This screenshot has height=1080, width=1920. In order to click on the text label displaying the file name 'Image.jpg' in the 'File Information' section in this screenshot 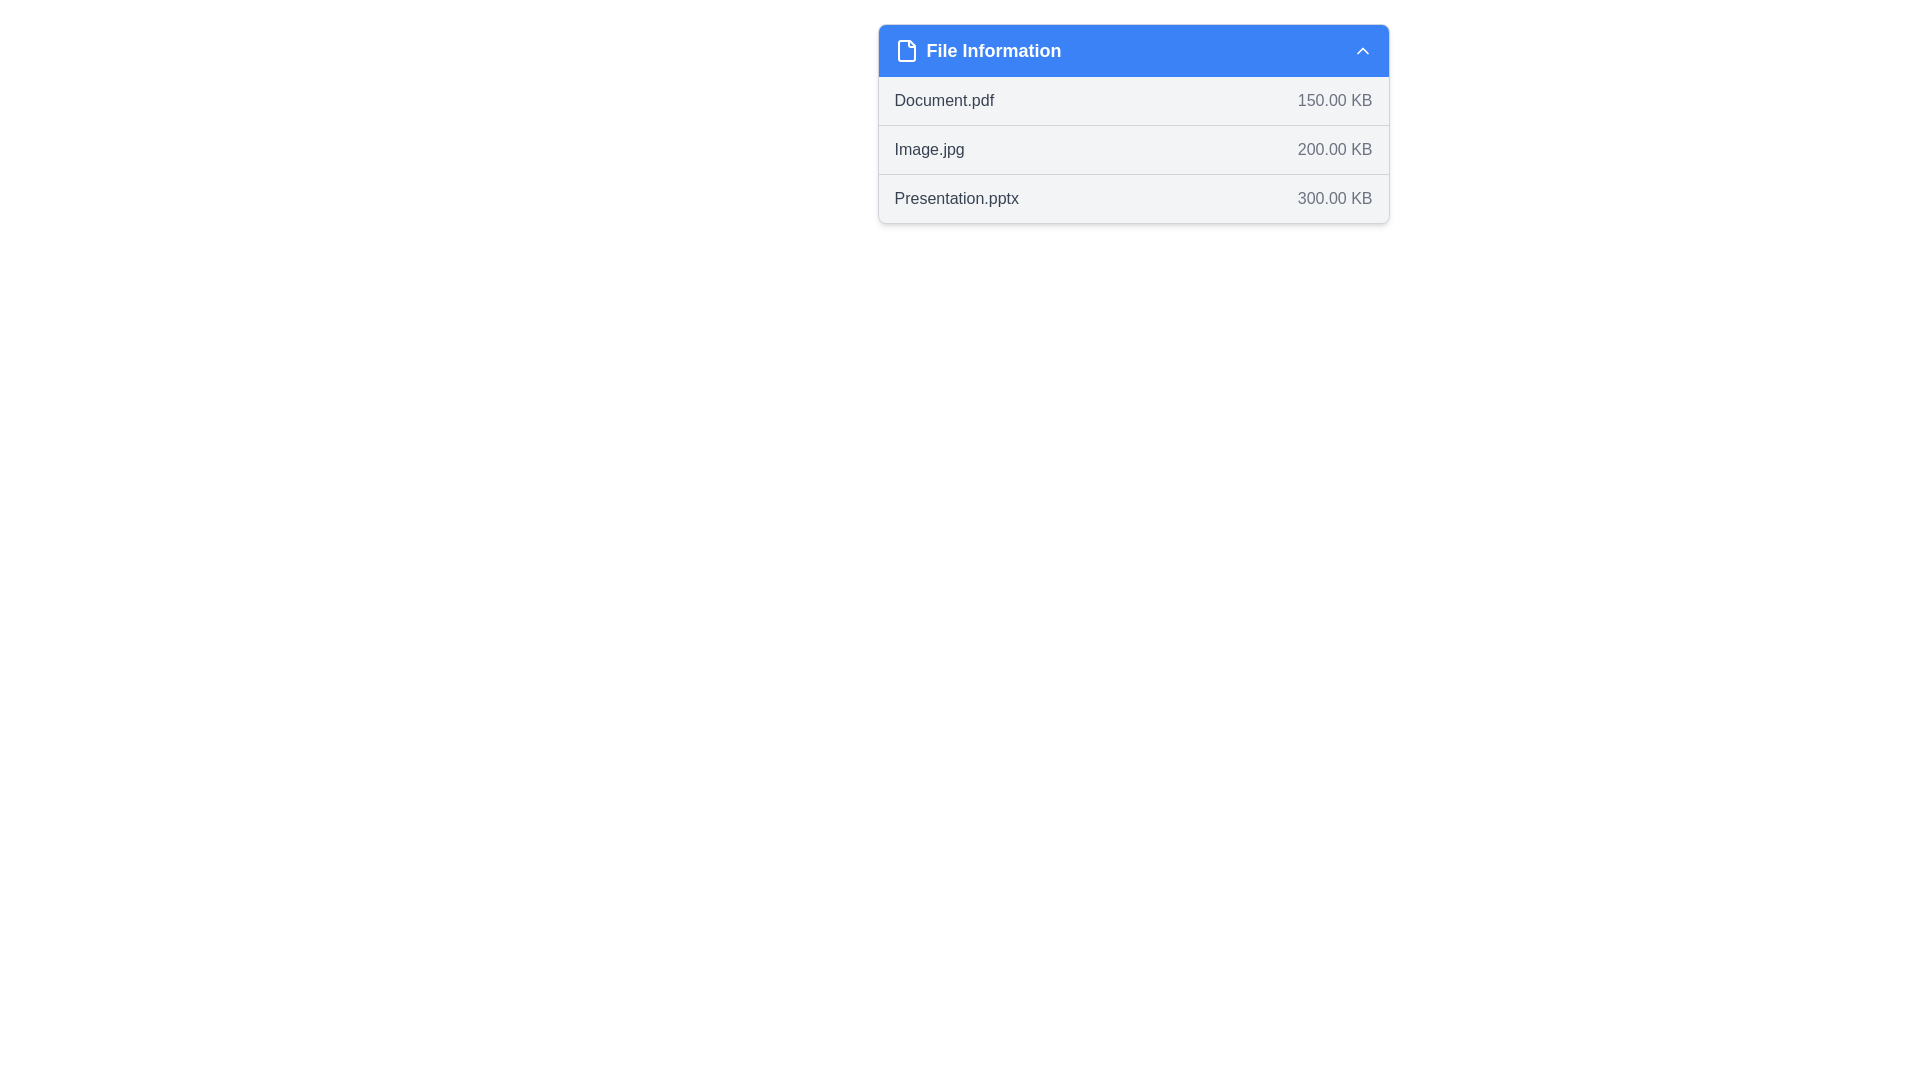, I will do `click(928, 149)`.